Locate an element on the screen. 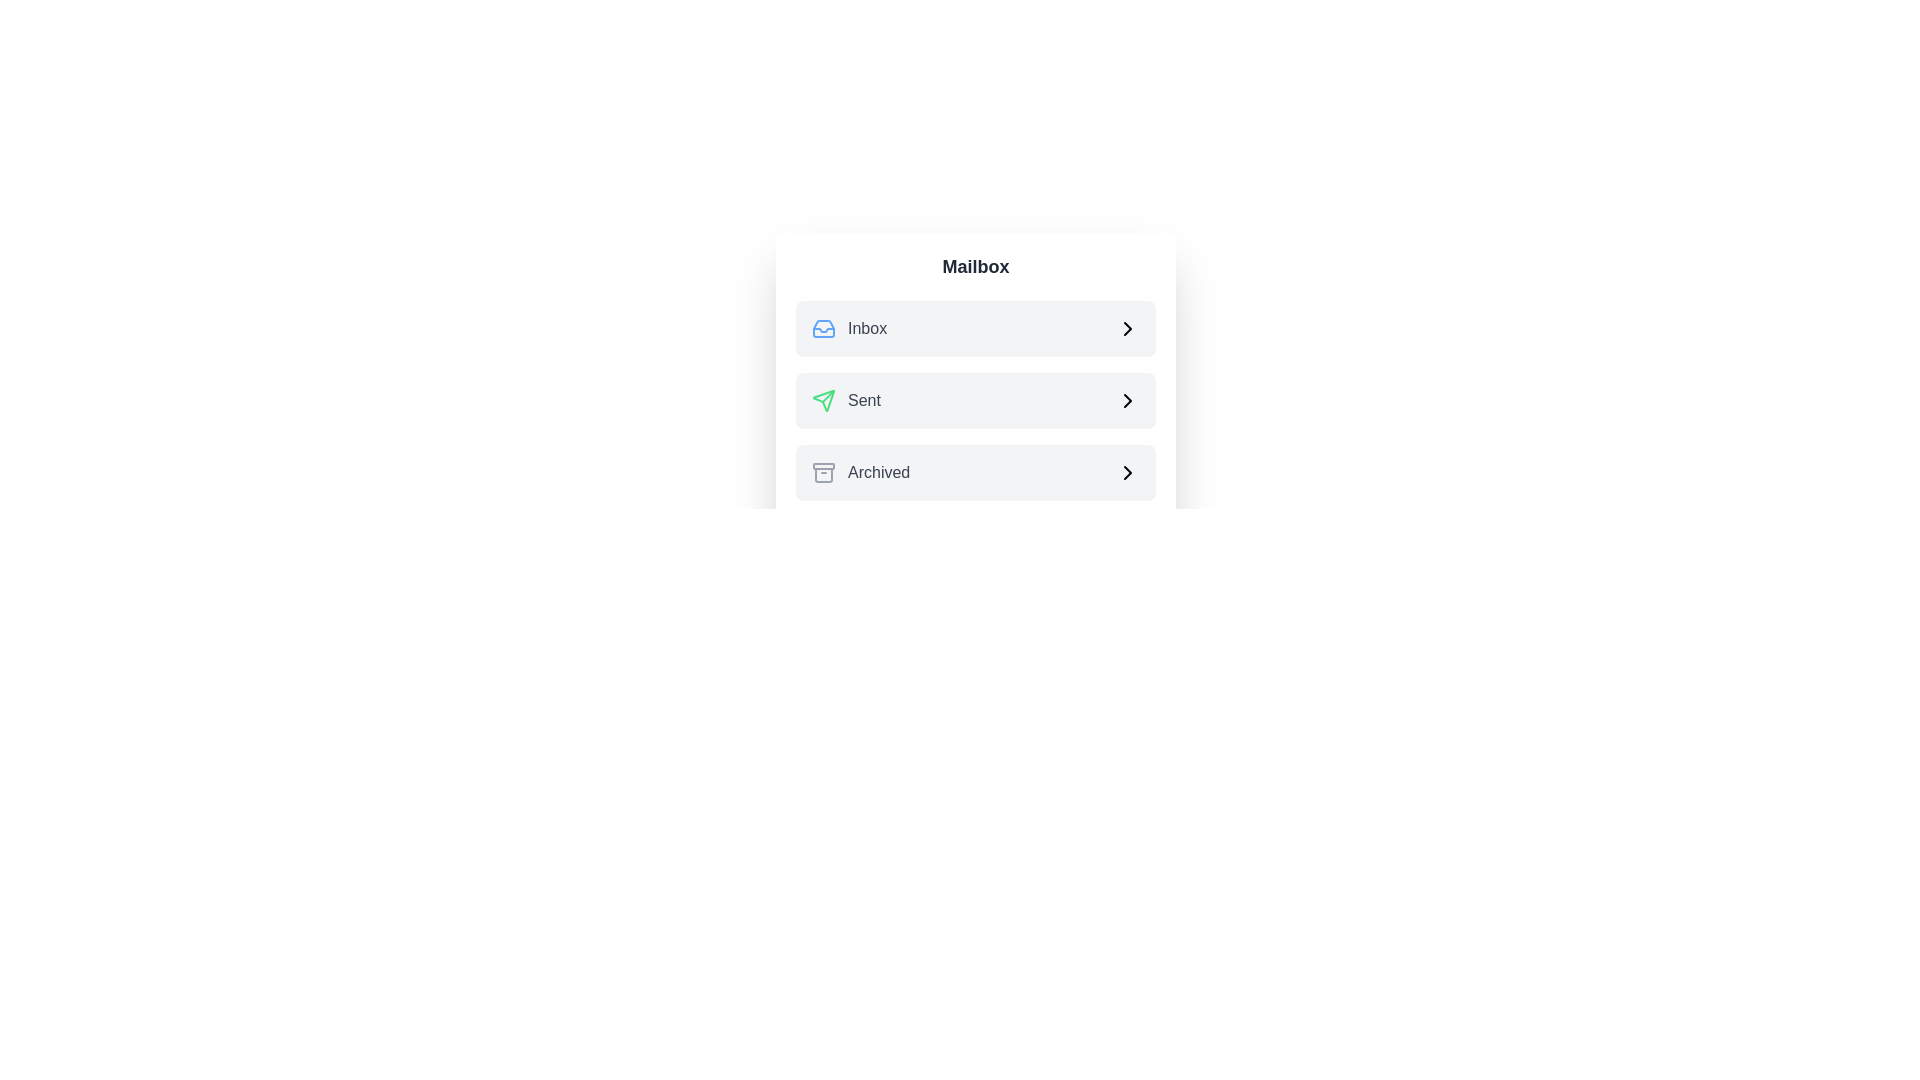 Image resolution: width=1920 pixels, height=1080 pixels. the 'Archived' text label, which is styled in medium-weight gray font and is the third item in a vertically-stacked menu layout, located next to an archive box icon is located at coordinates (879, 473).